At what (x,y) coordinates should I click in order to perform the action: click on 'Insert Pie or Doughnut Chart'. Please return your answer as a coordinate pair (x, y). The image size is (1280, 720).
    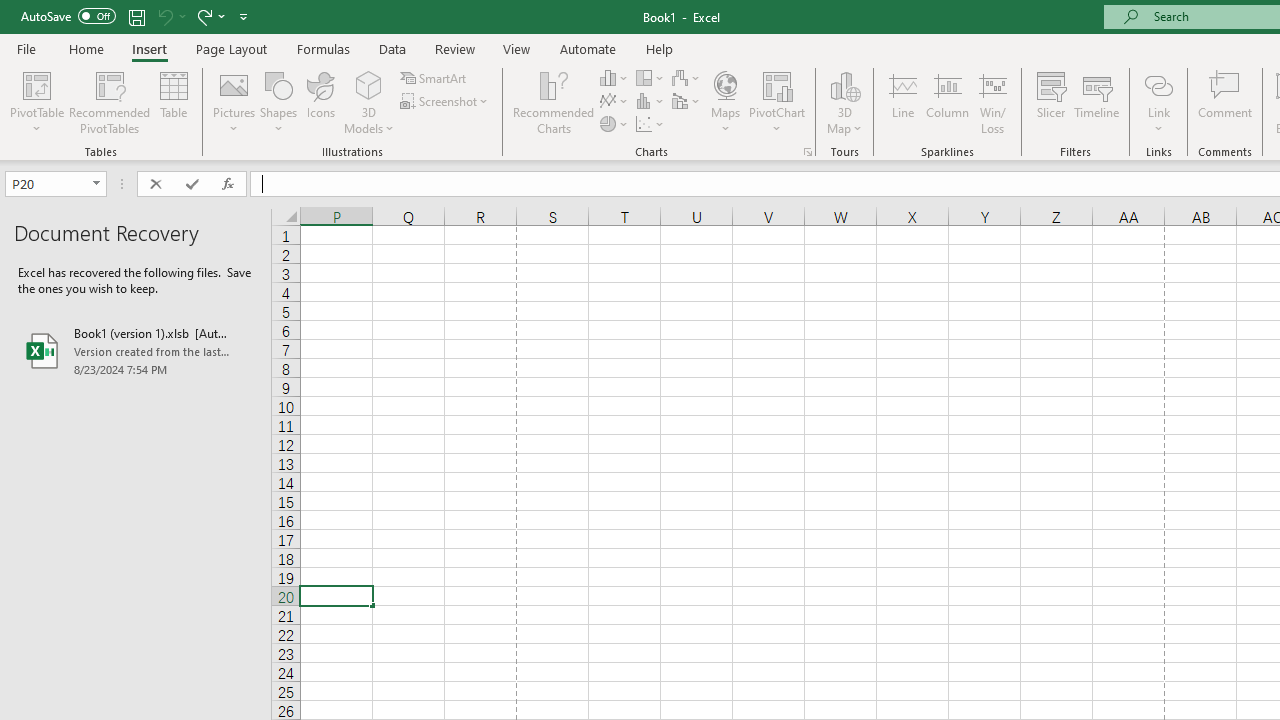
    Looking at the image, I should click on (614, 124).